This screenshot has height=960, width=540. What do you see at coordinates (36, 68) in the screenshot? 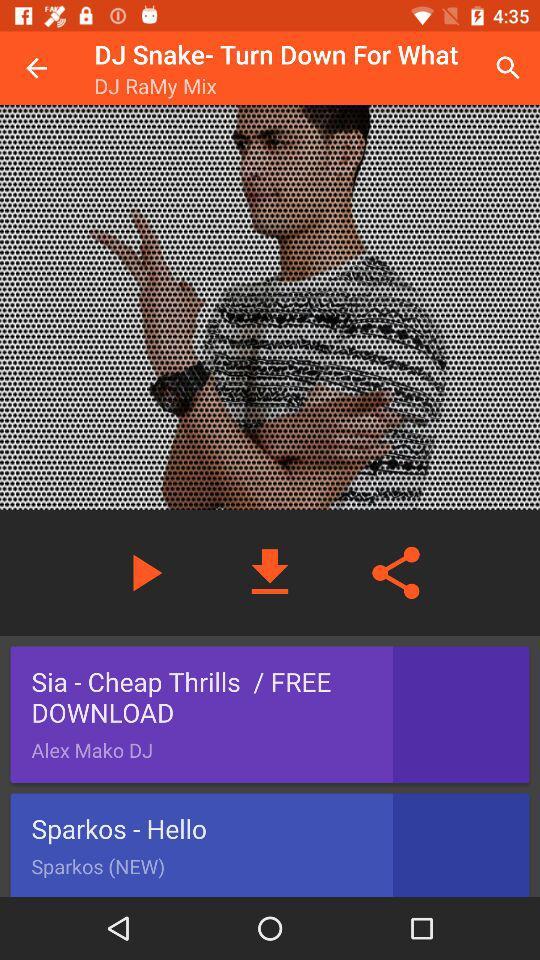
I see `icon next to dj snake turn icon` at bounding box center [36, 68].